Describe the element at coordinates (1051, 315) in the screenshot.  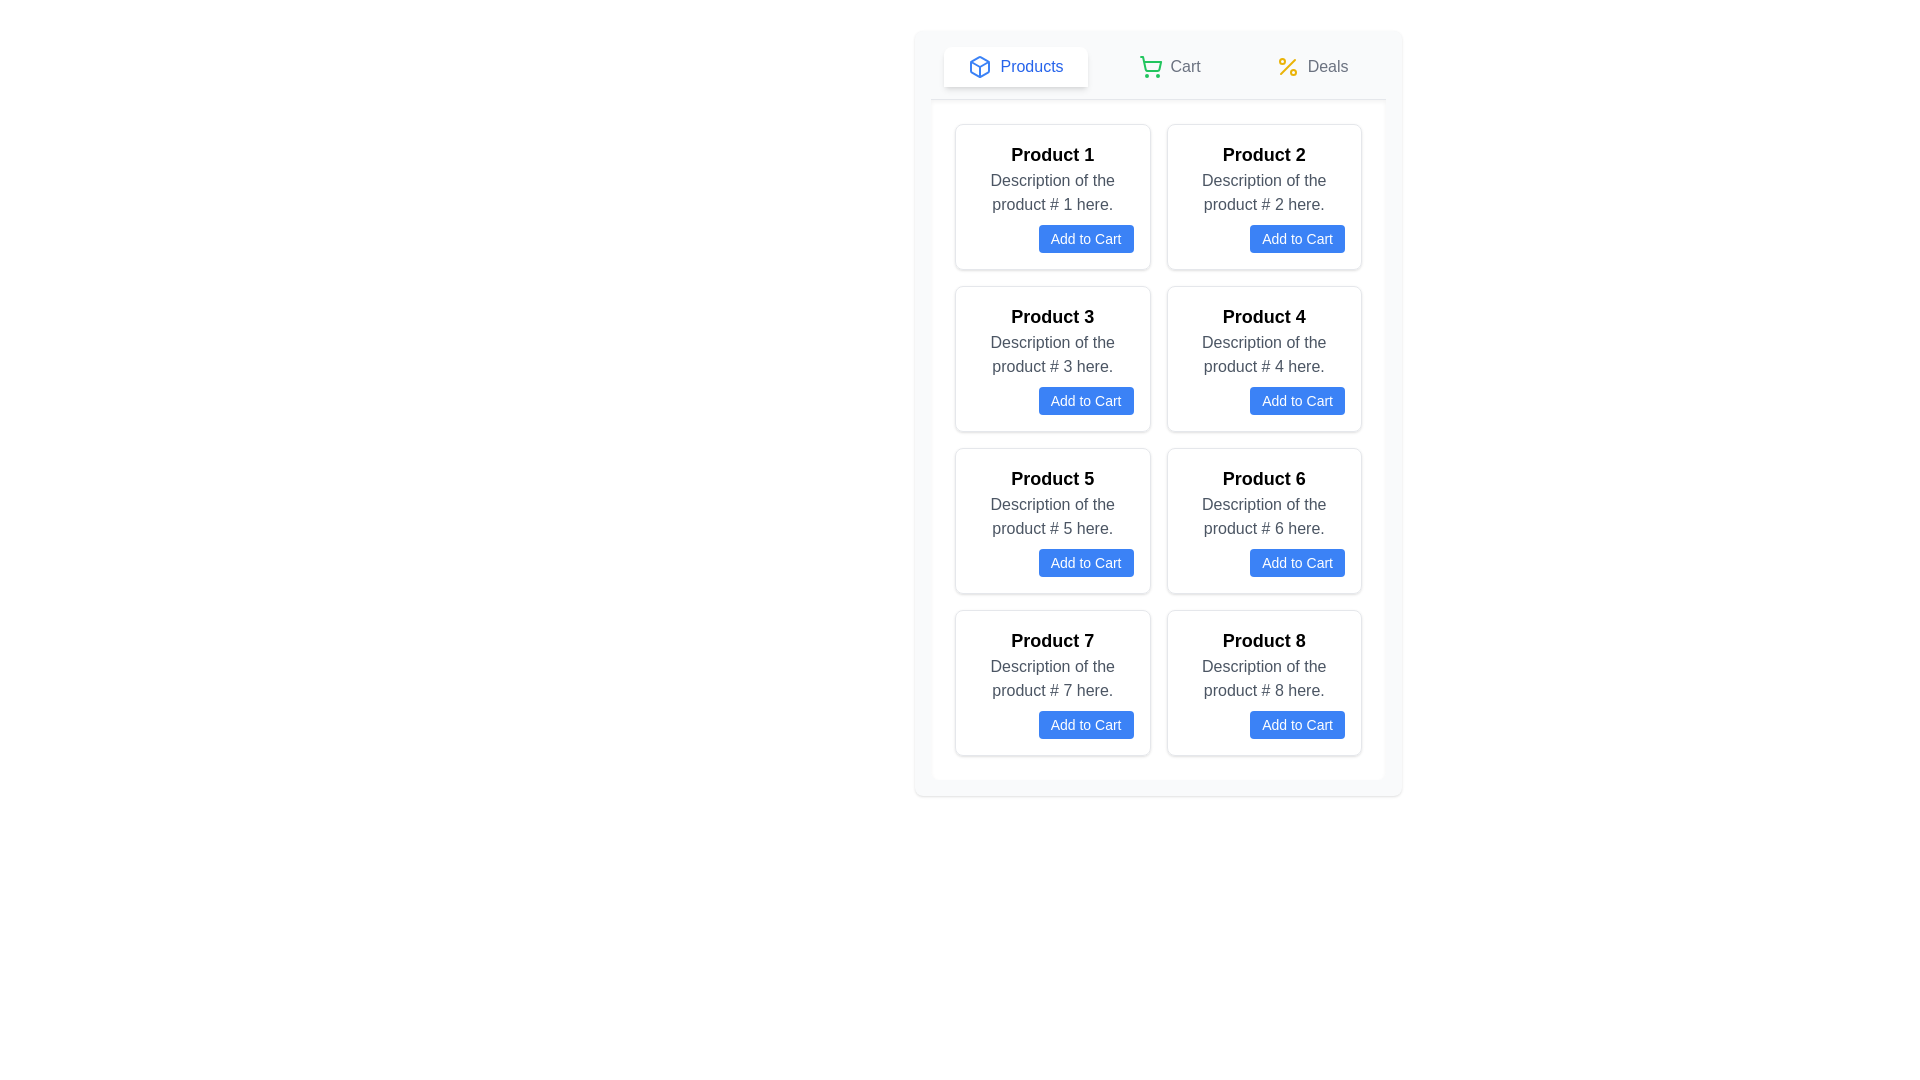
I see `the bold text label reading 'Product 3', which is positioned at the top-center of the third card in the grid layout` at that location.